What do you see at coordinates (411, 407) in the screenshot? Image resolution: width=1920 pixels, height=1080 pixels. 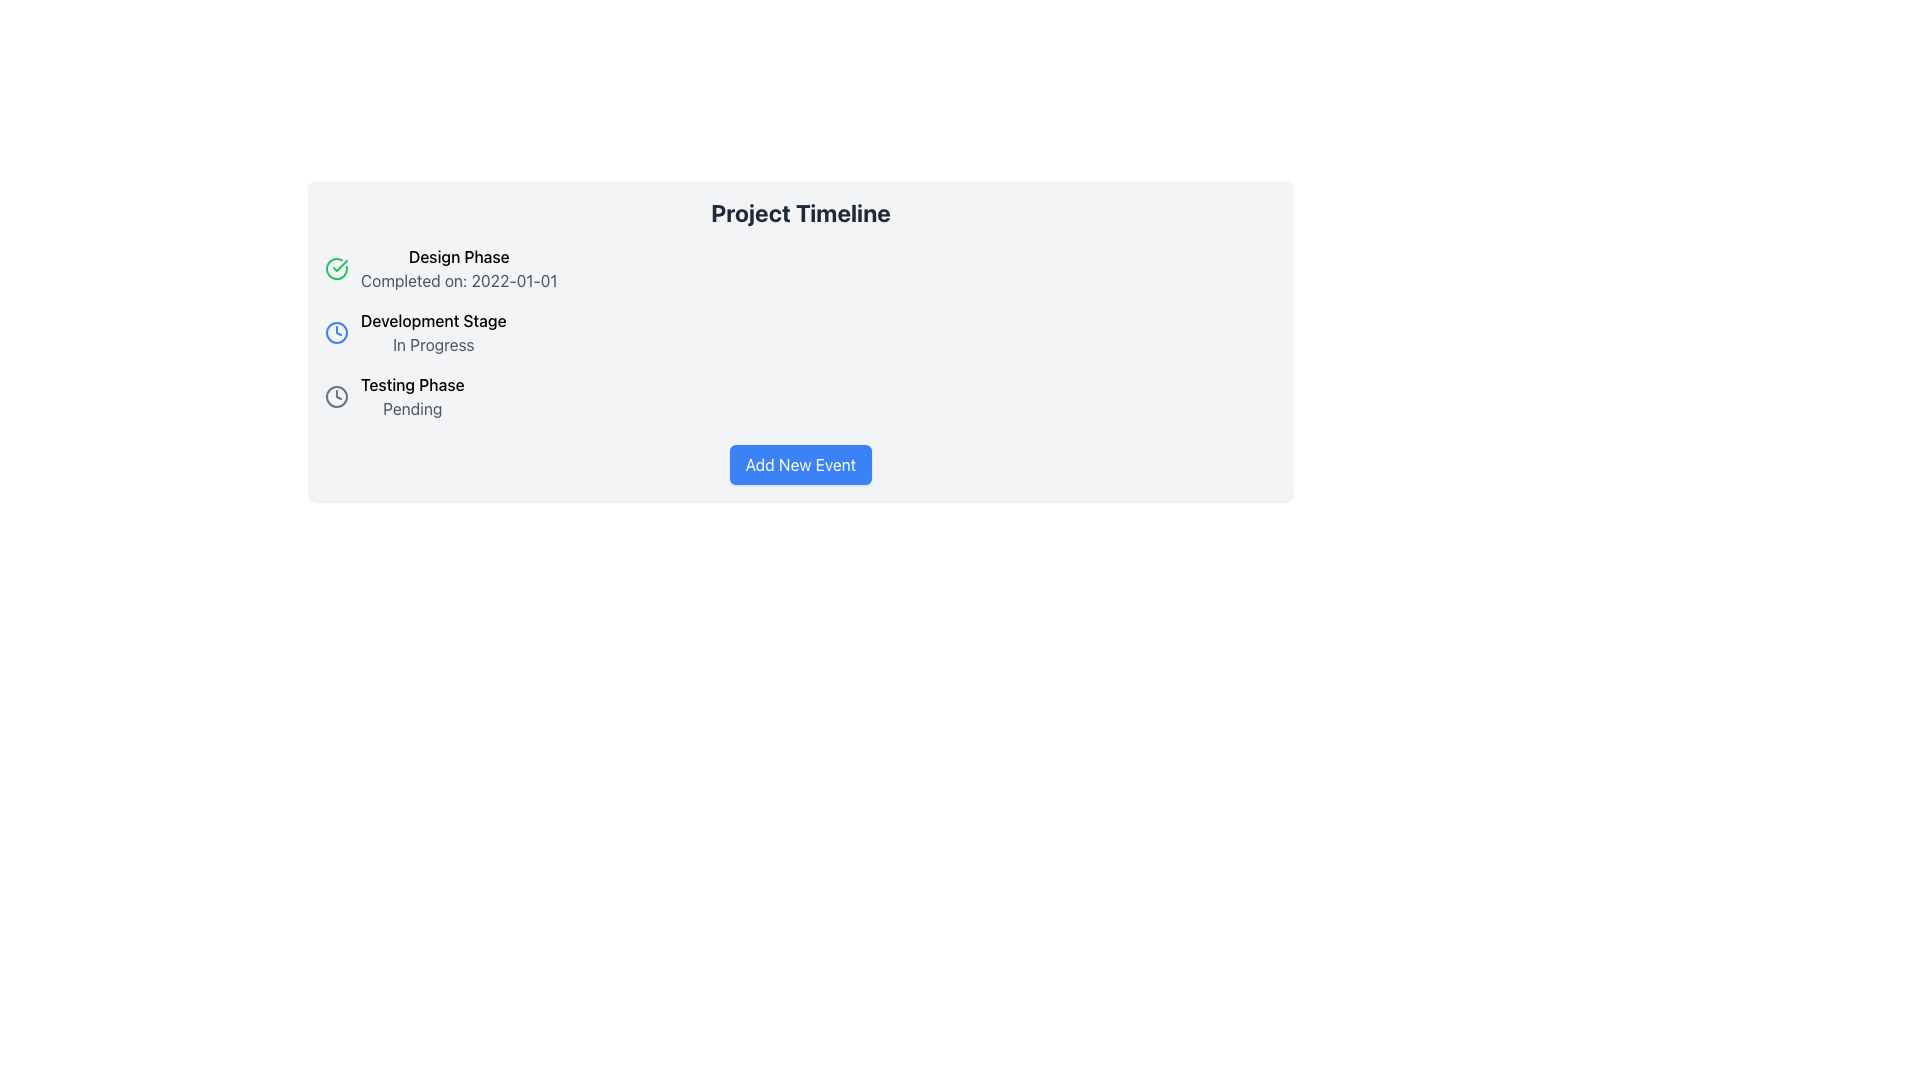 I see `the status indicator text that displays 'Pending', located directly beneath the 'Testing Phase' text in the 'Project Timeline' panel` at bounding box center [411, 407].